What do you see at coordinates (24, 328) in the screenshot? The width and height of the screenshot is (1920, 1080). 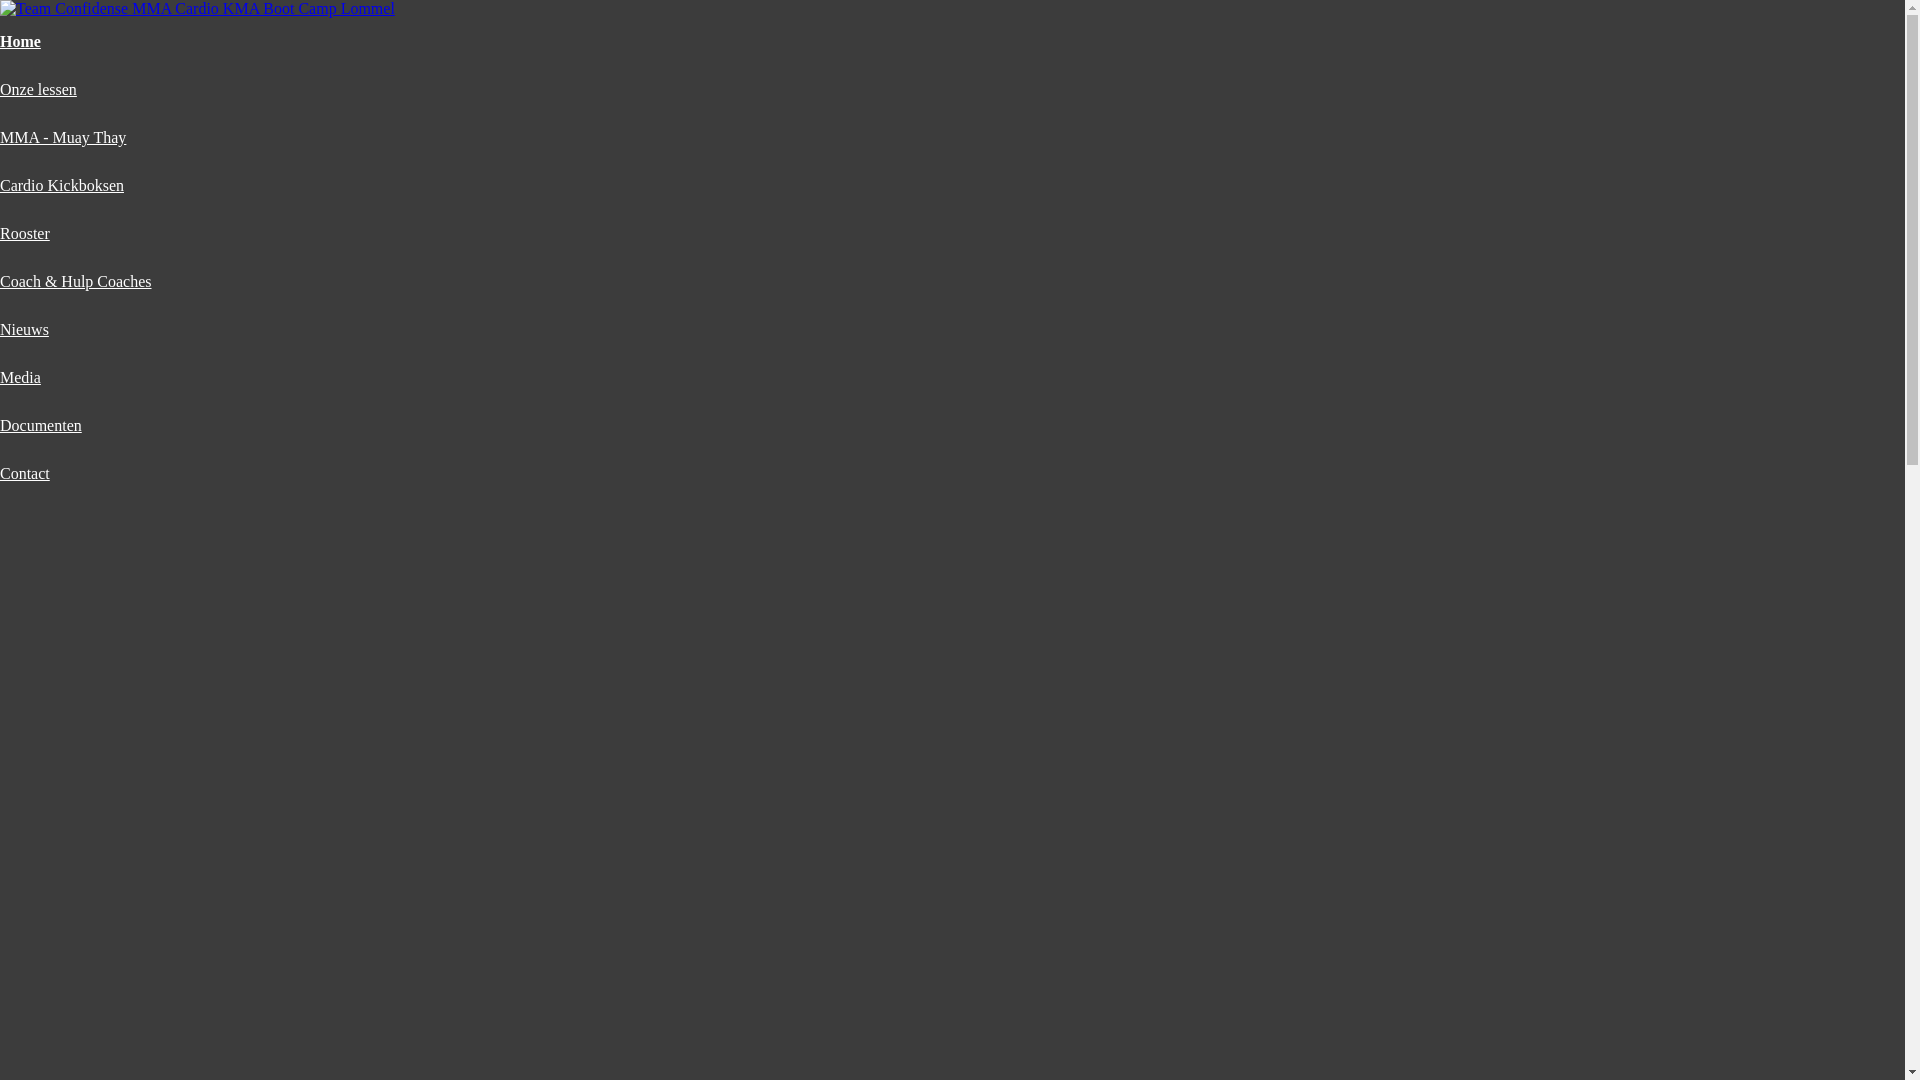 I see `'Nieuws'` at bounding box center [24, 328].